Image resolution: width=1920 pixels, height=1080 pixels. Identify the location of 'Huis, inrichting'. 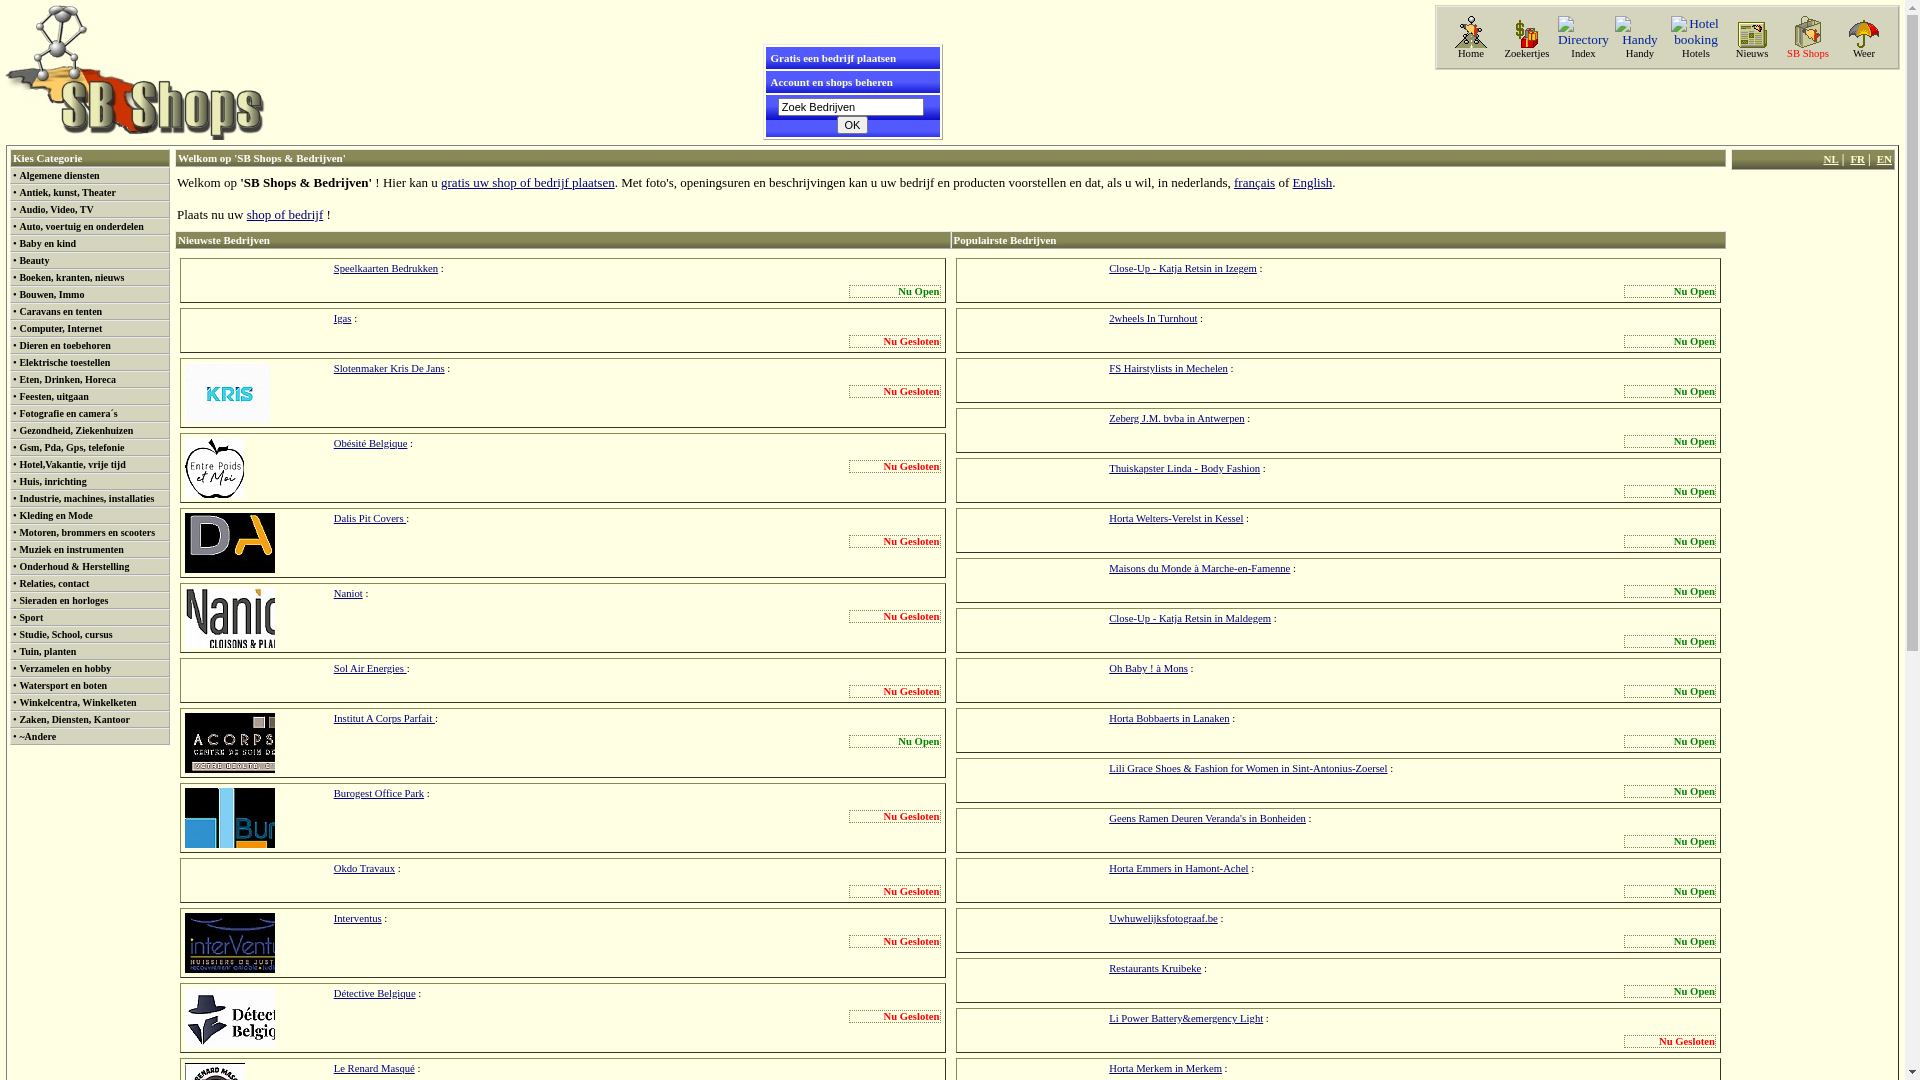
(52, 481).